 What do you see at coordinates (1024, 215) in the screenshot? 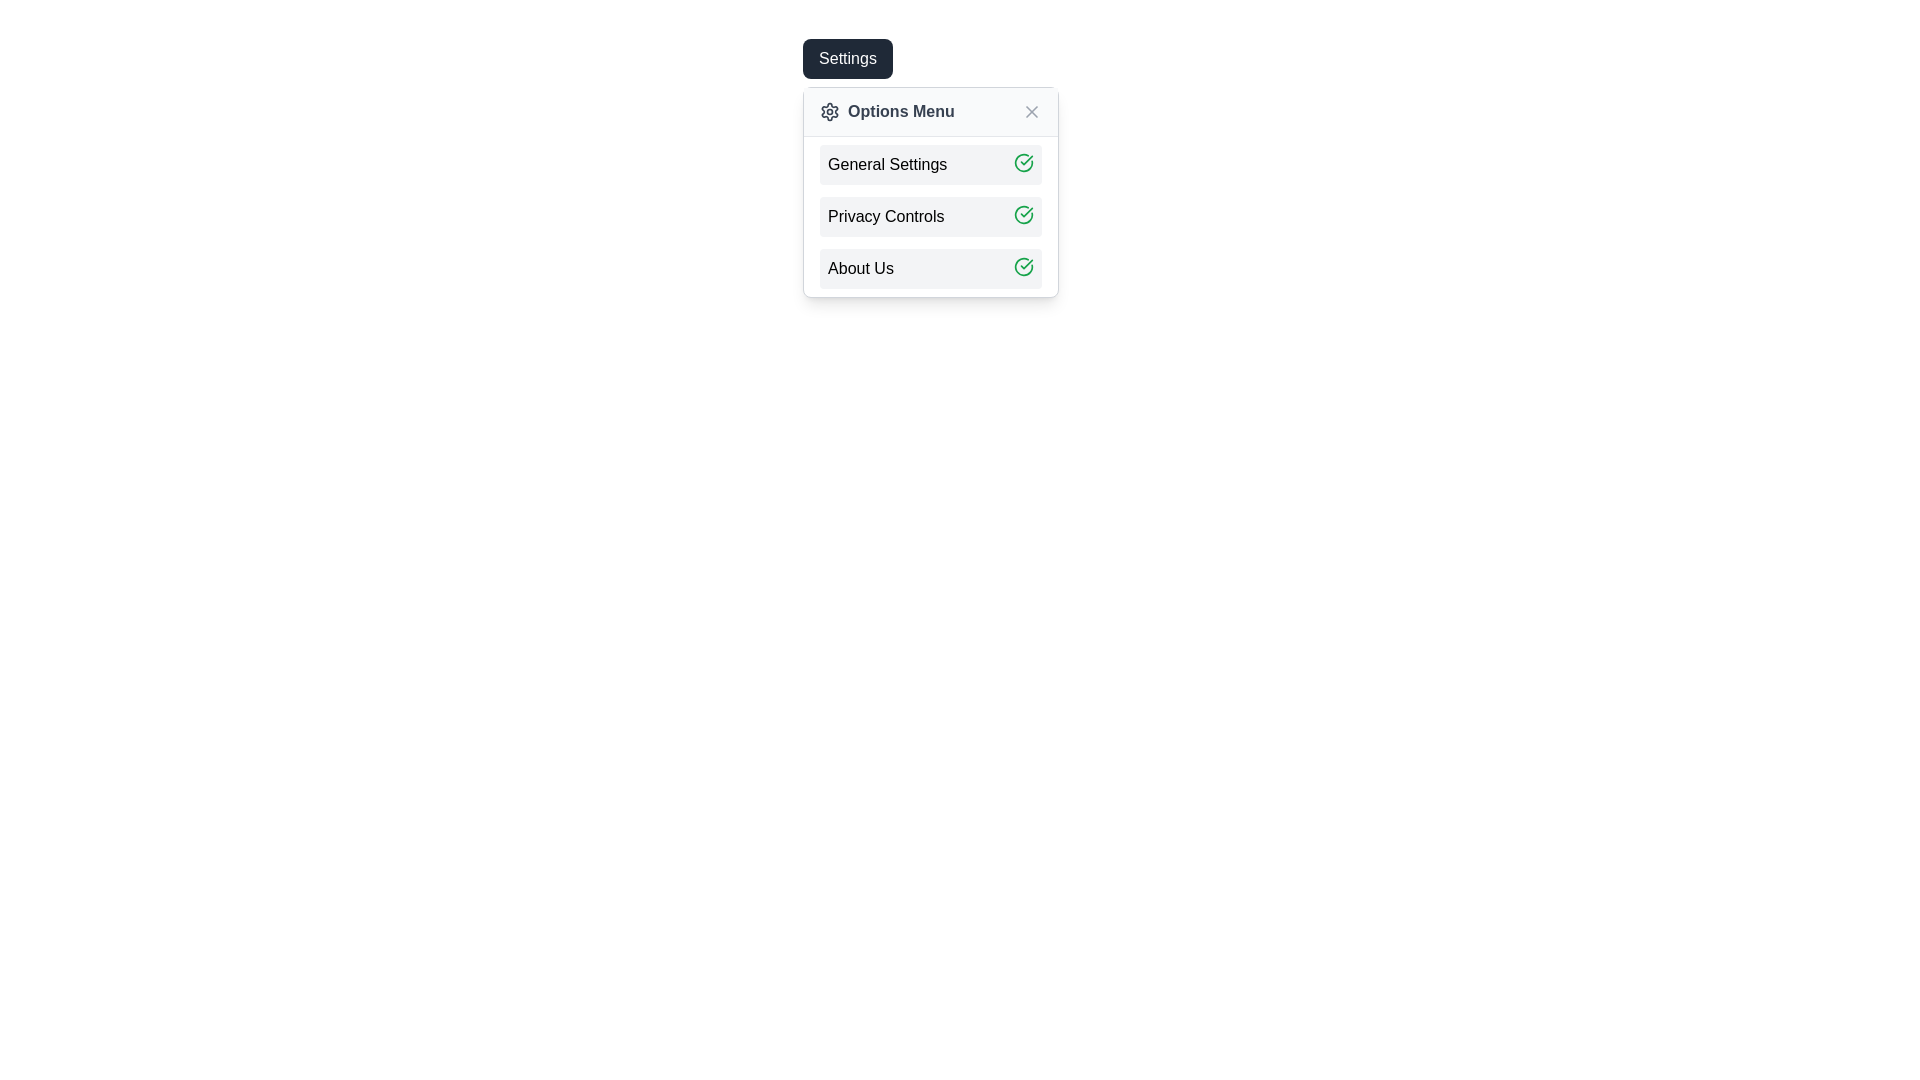
I see `the SVG checkmark icon with a green stroke located at the far-right edge of the 'Privacy Controls' row in the 'Options Menu'. This is the second checkmark icon corresponding to 'Privacy Controls'` at bounding box center [1024, 215].